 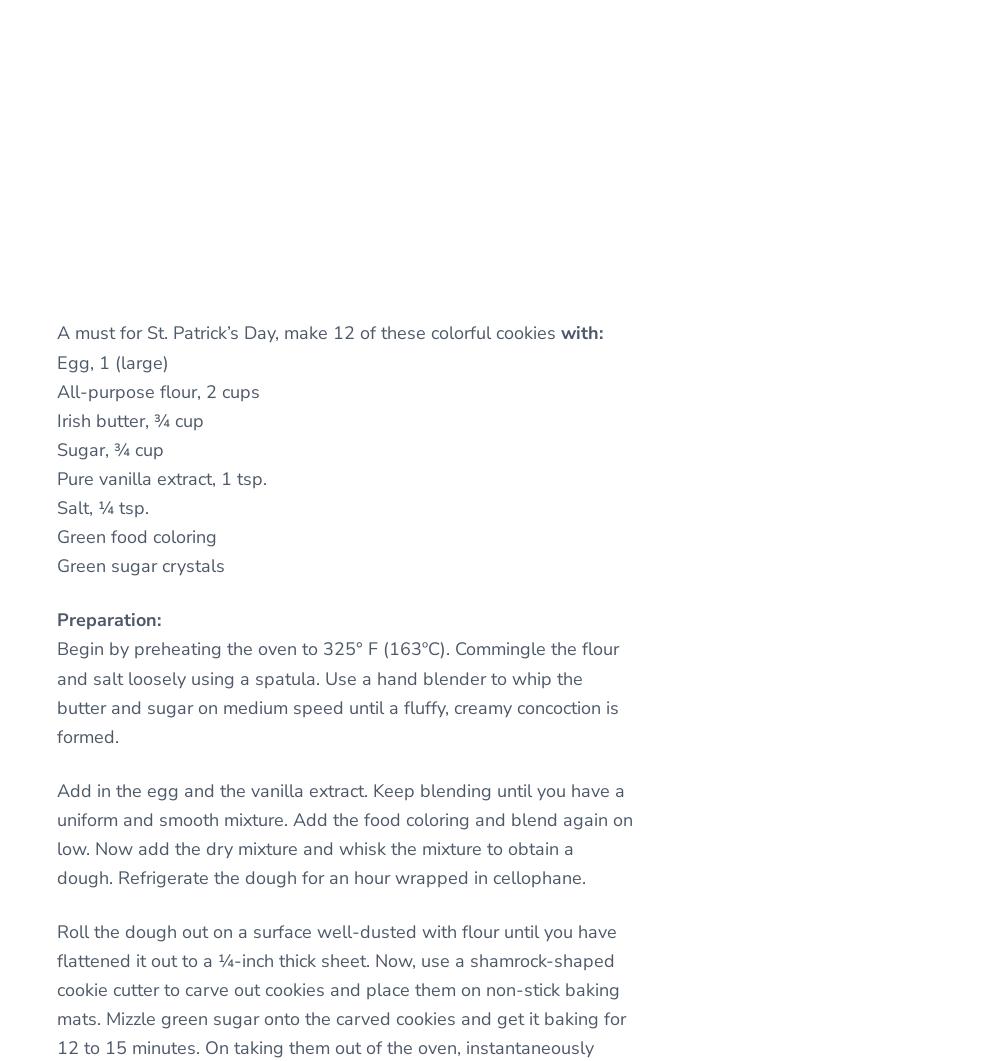 What do you see at coordinates (55, 508) in the screenshot?
I see `'Salt, ¼ tsp.'` at bounding box center [55, 508].